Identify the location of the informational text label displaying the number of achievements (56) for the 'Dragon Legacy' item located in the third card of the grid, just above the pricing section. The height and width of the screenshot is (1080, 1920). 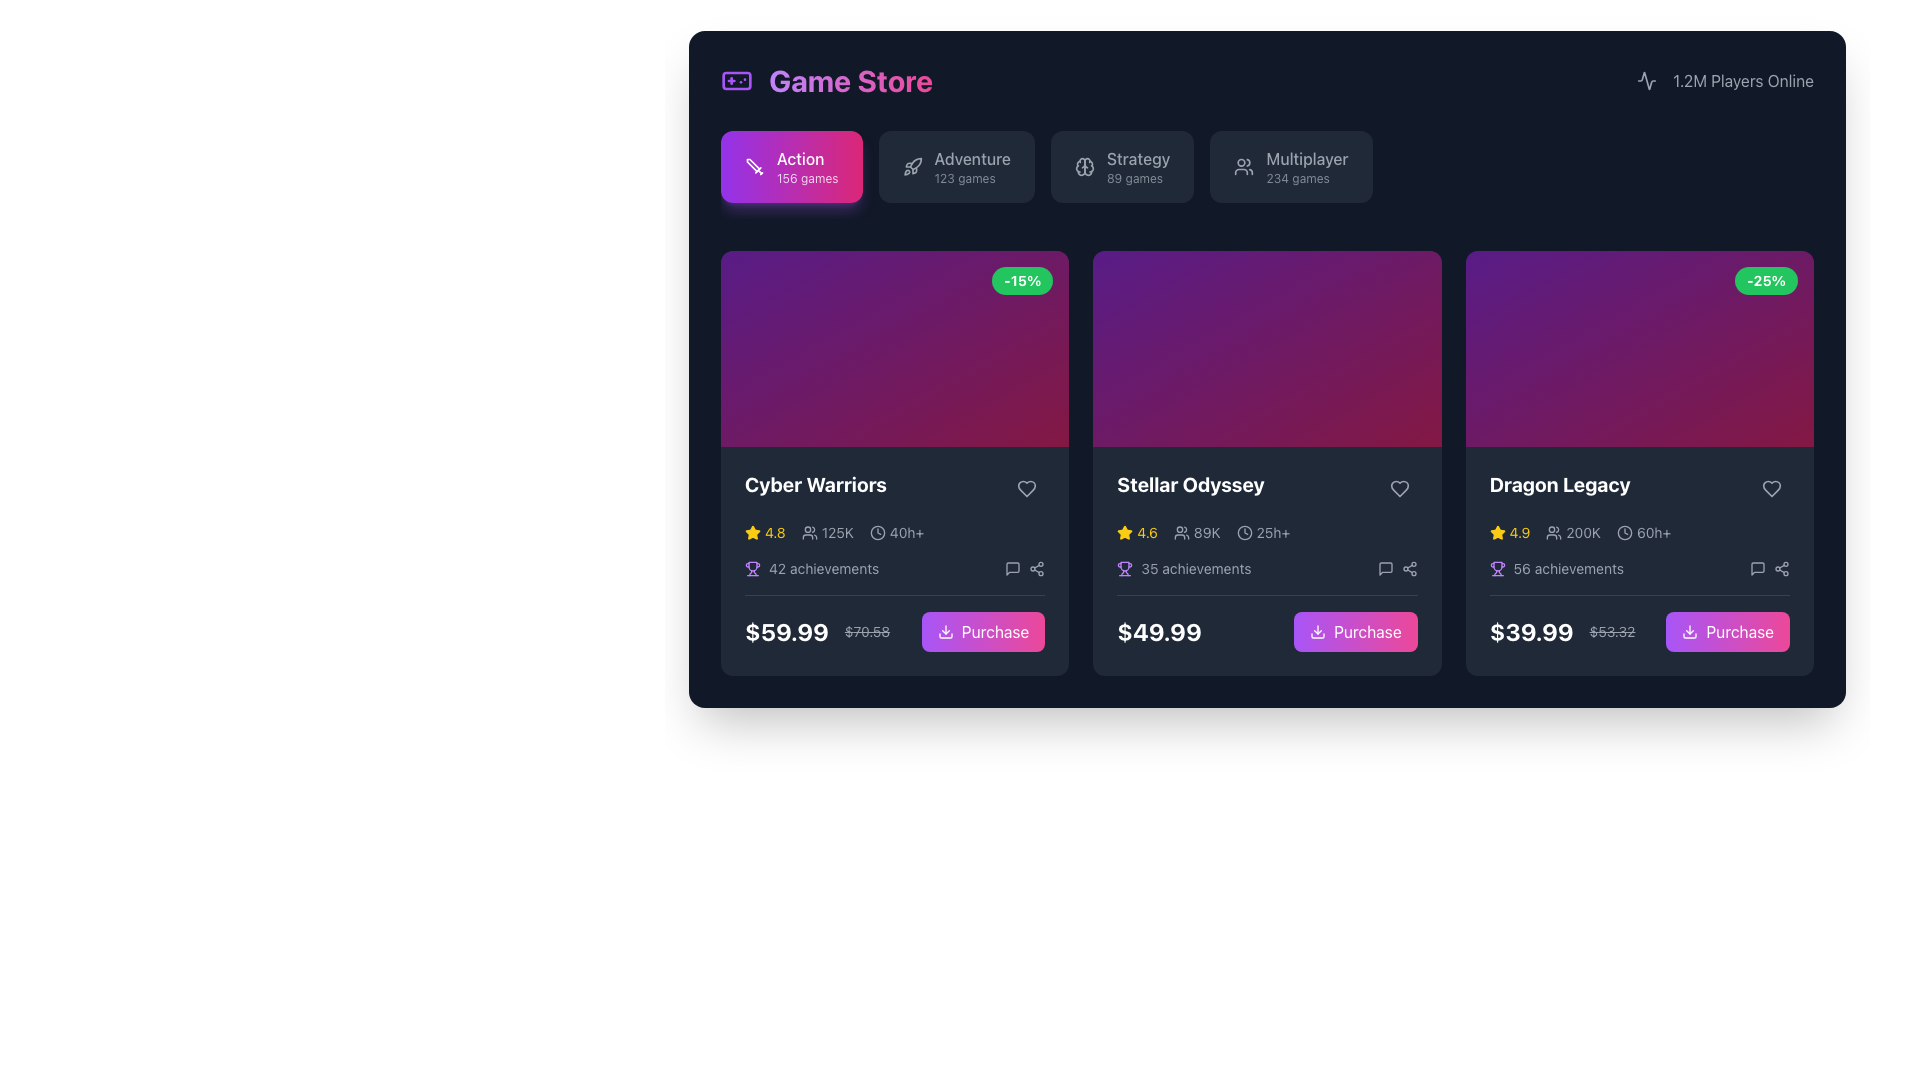
(1555, 568).